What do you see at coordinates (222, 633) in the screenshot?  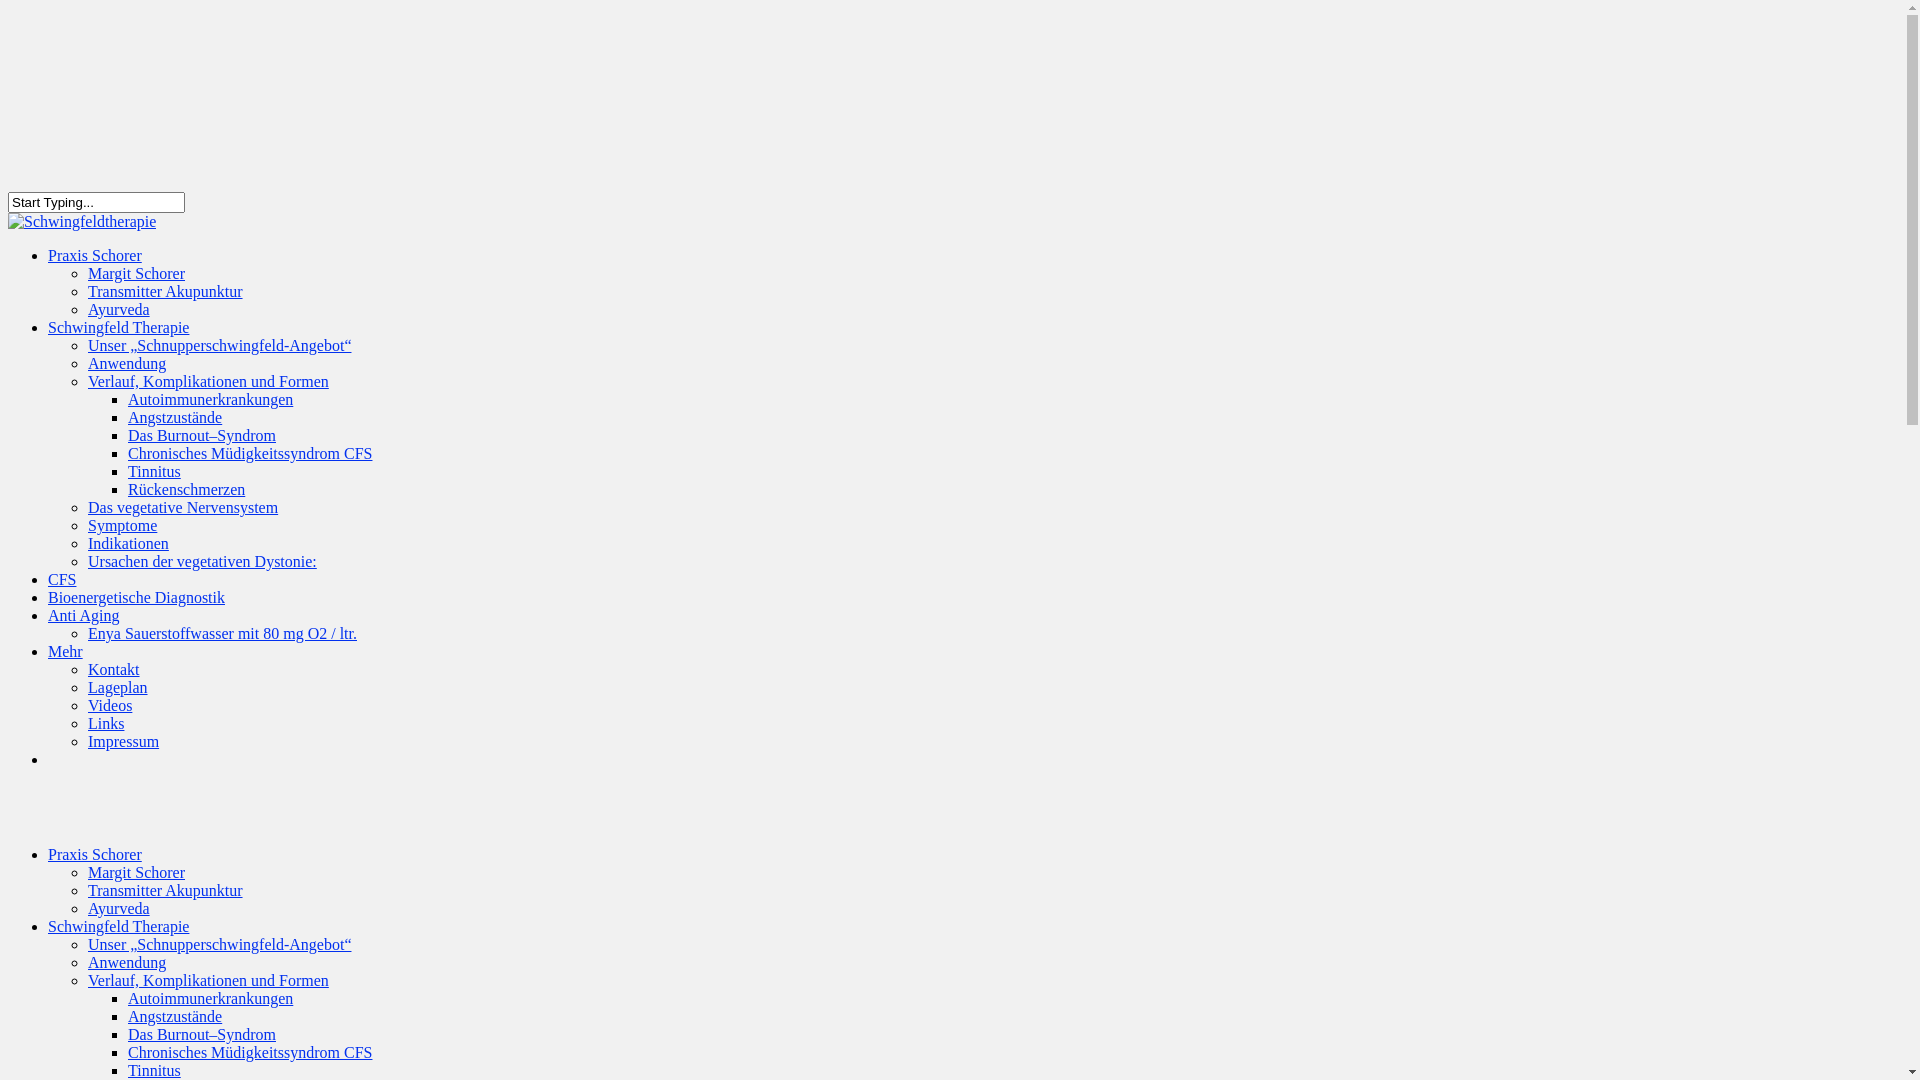 I see `'Enya Sauerstoffwasser mit 80 mg O2 / ltr.'` at bounding box center [222, 633].